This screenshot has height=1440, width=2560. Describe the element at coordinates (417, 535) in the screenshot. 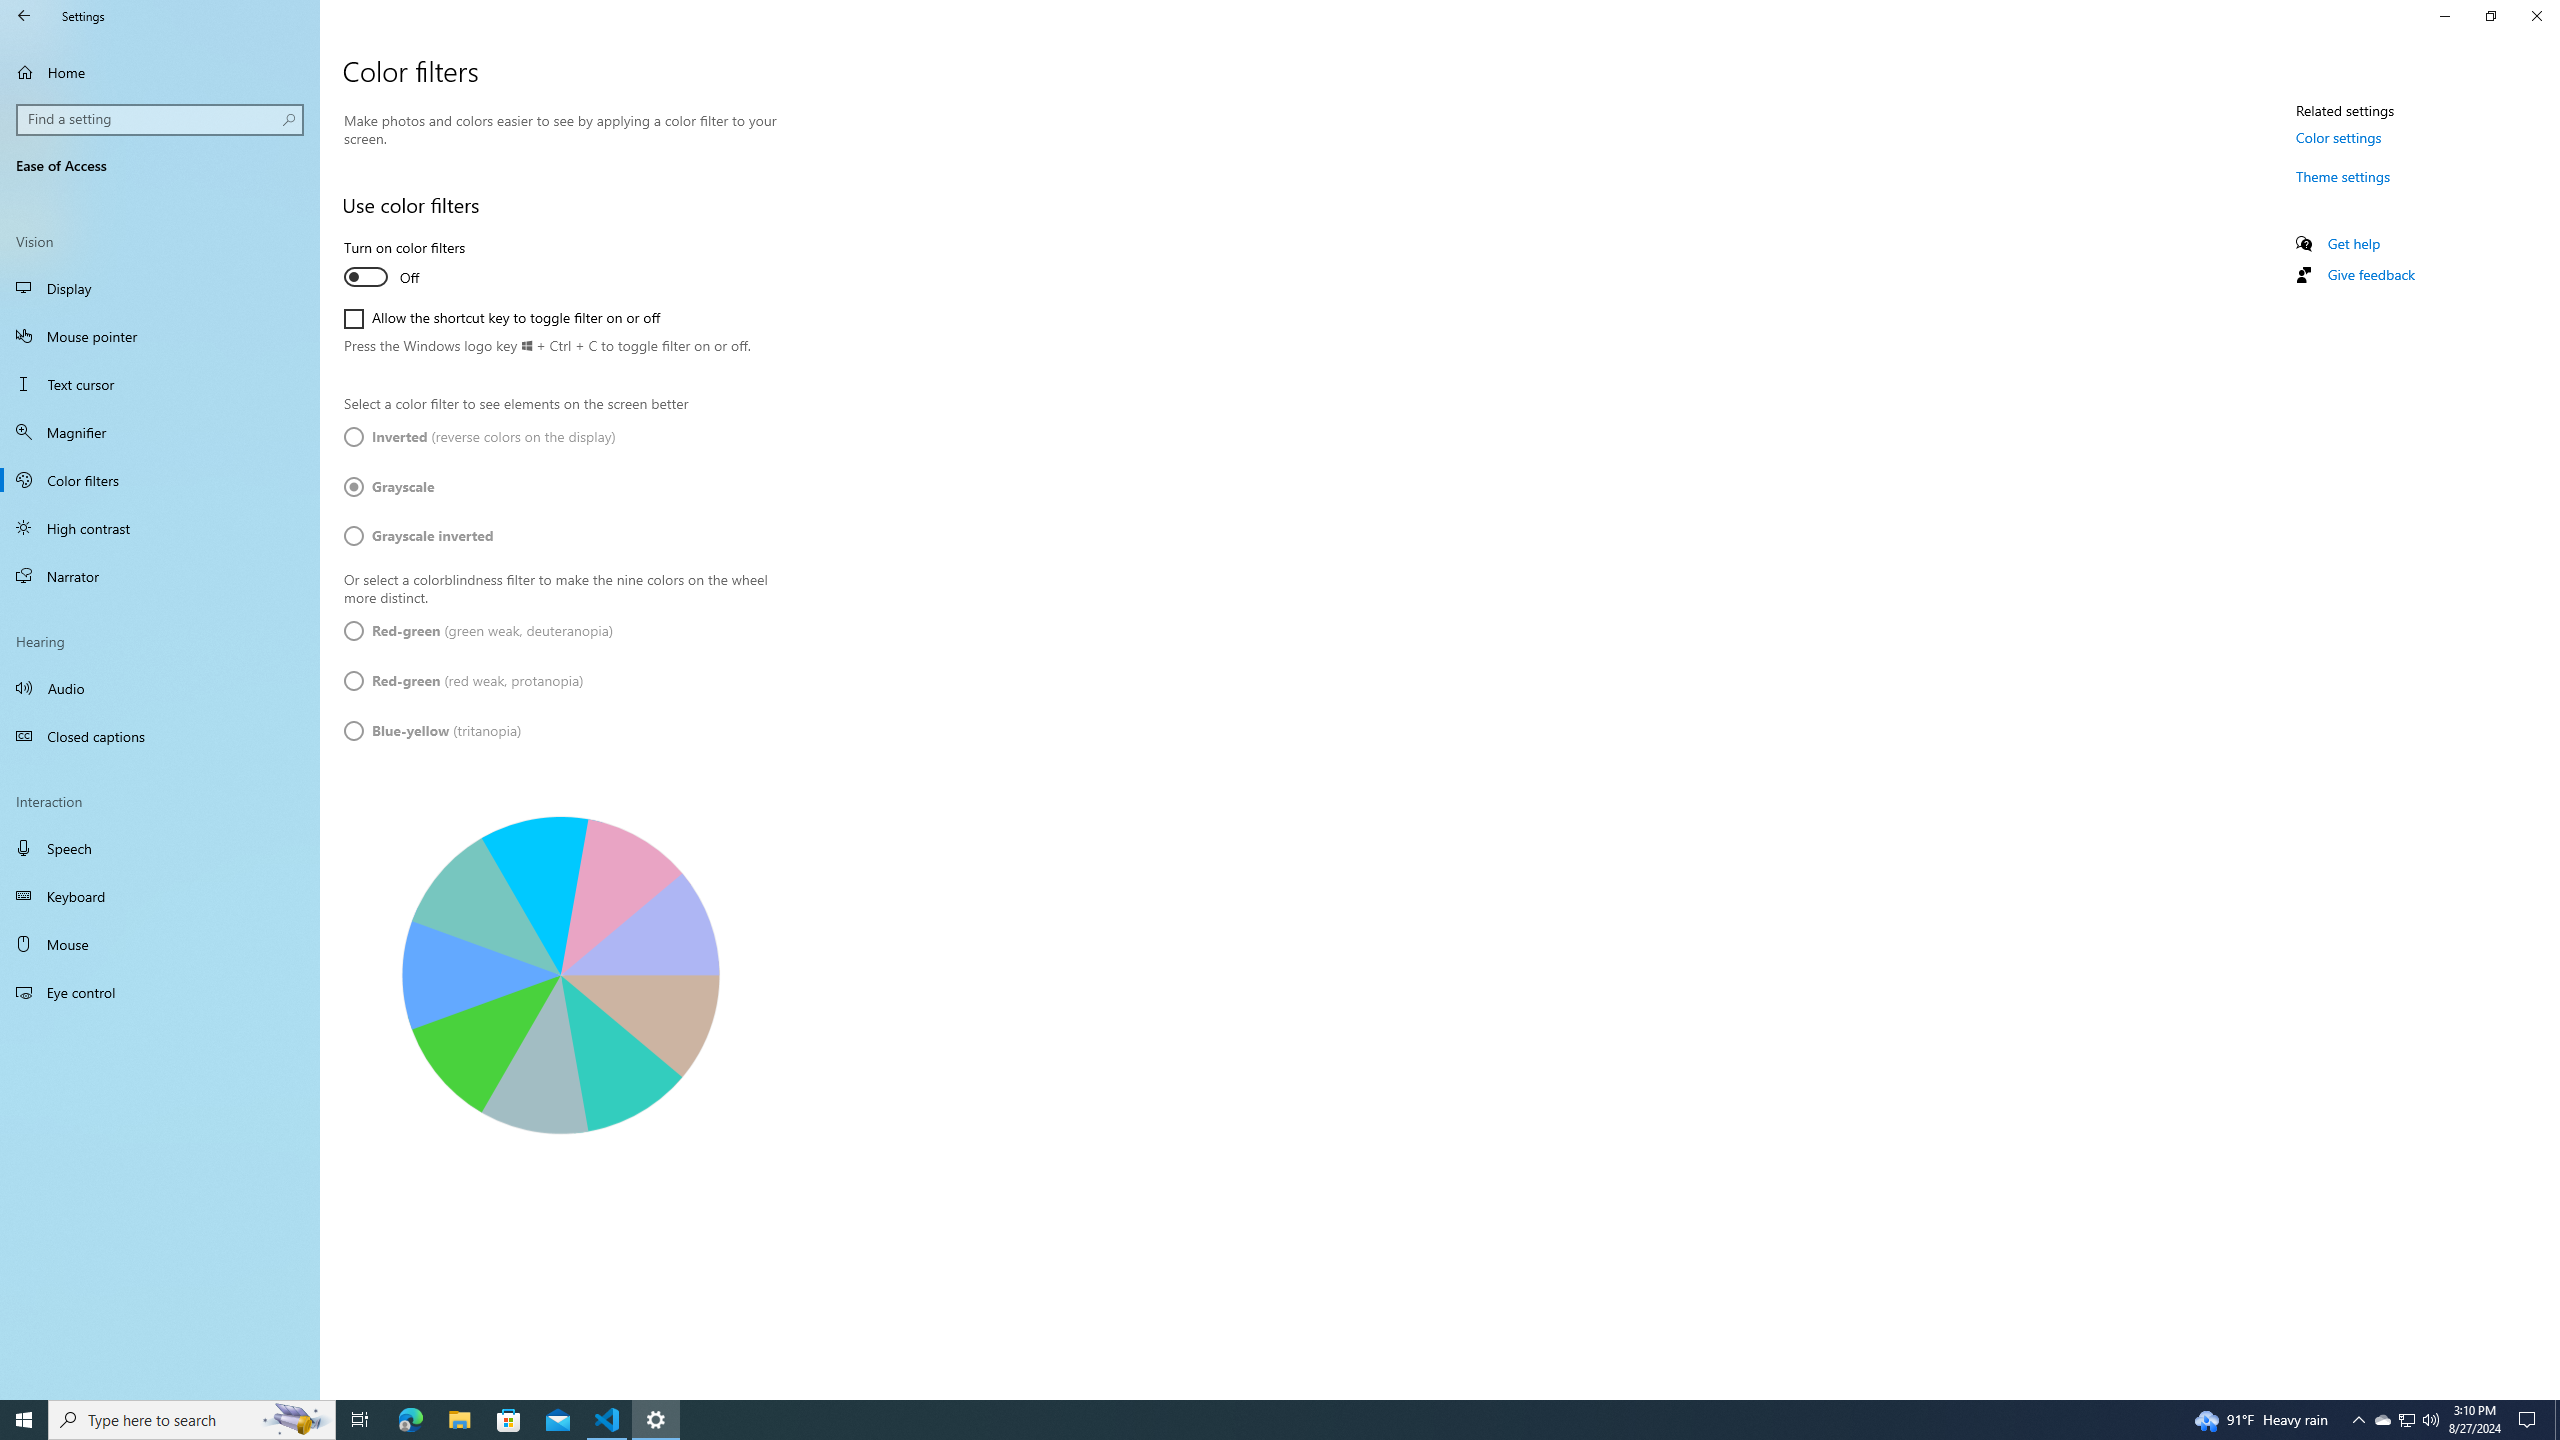

I see `'Grayscale inverted'` at that location.